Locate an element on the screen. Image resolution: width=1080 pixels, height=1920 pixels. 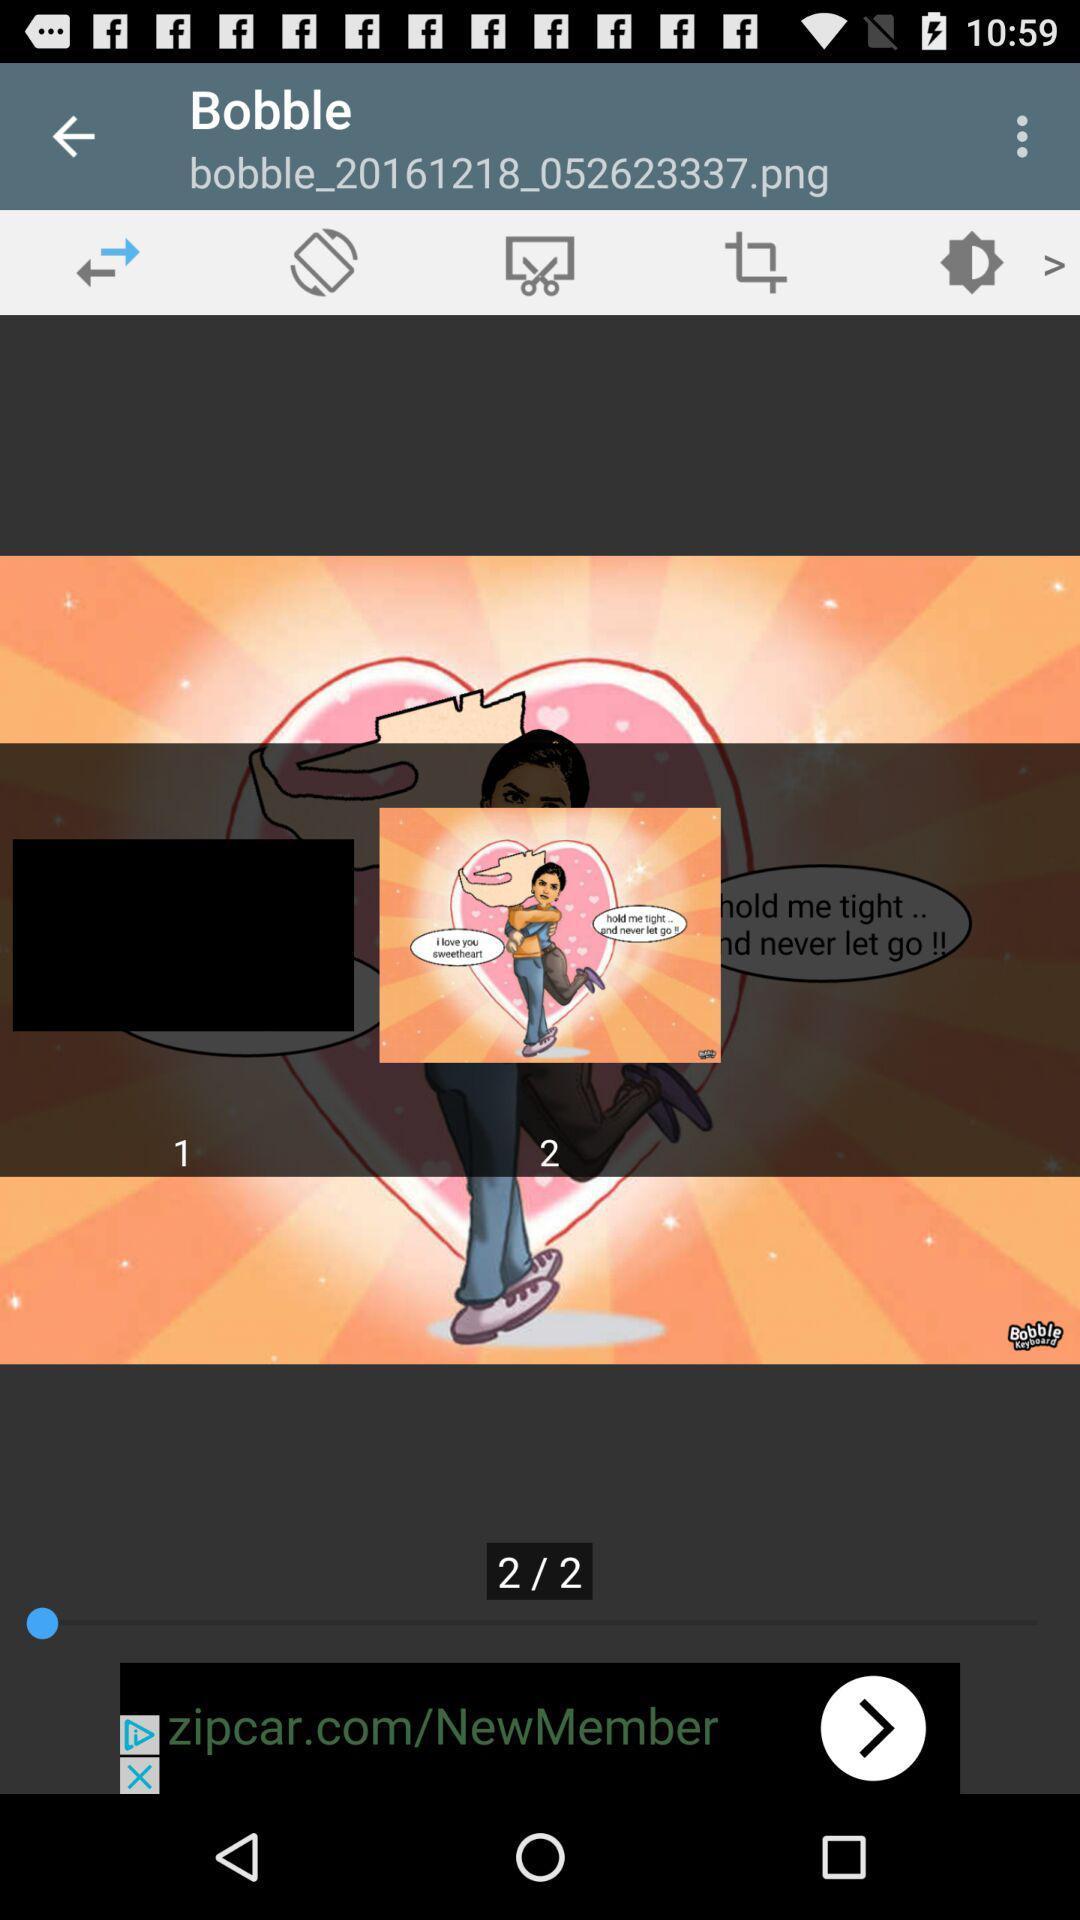
the play icon is located at coordinates (971, 261).